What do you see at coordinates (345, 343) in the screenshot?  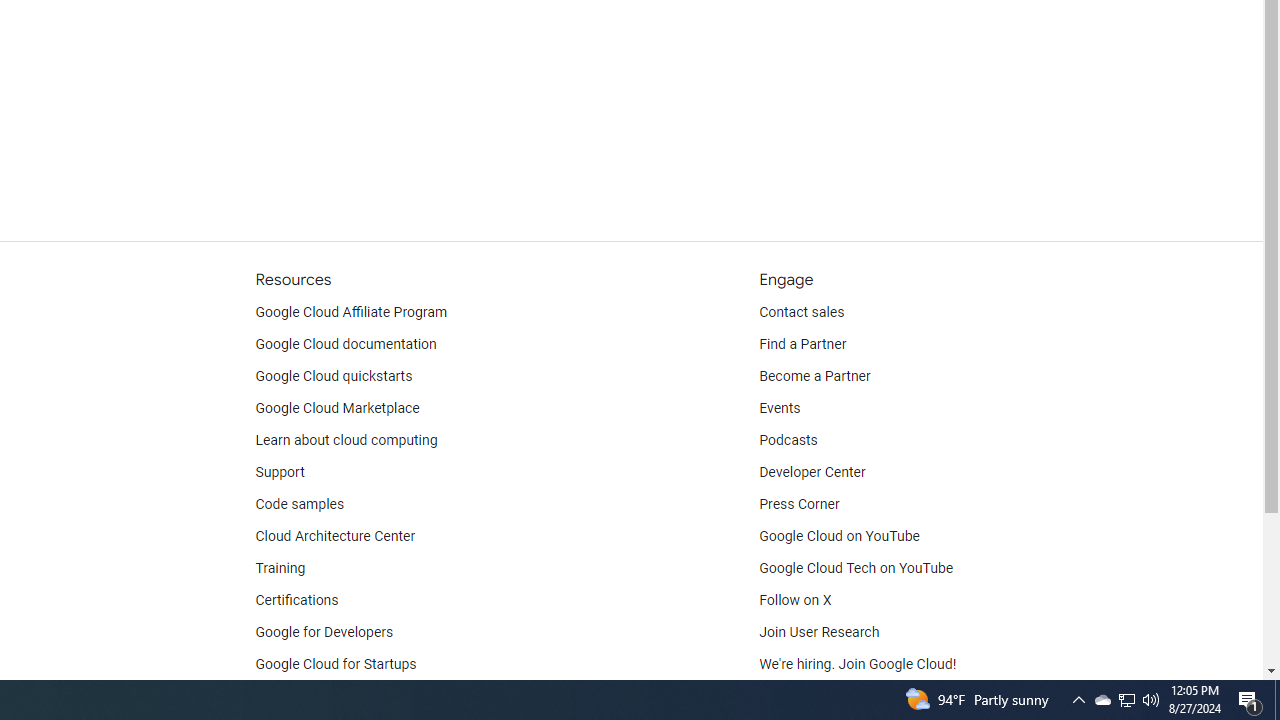 I see `'Google Cloud documentation'` at bounding box center [345, 343].